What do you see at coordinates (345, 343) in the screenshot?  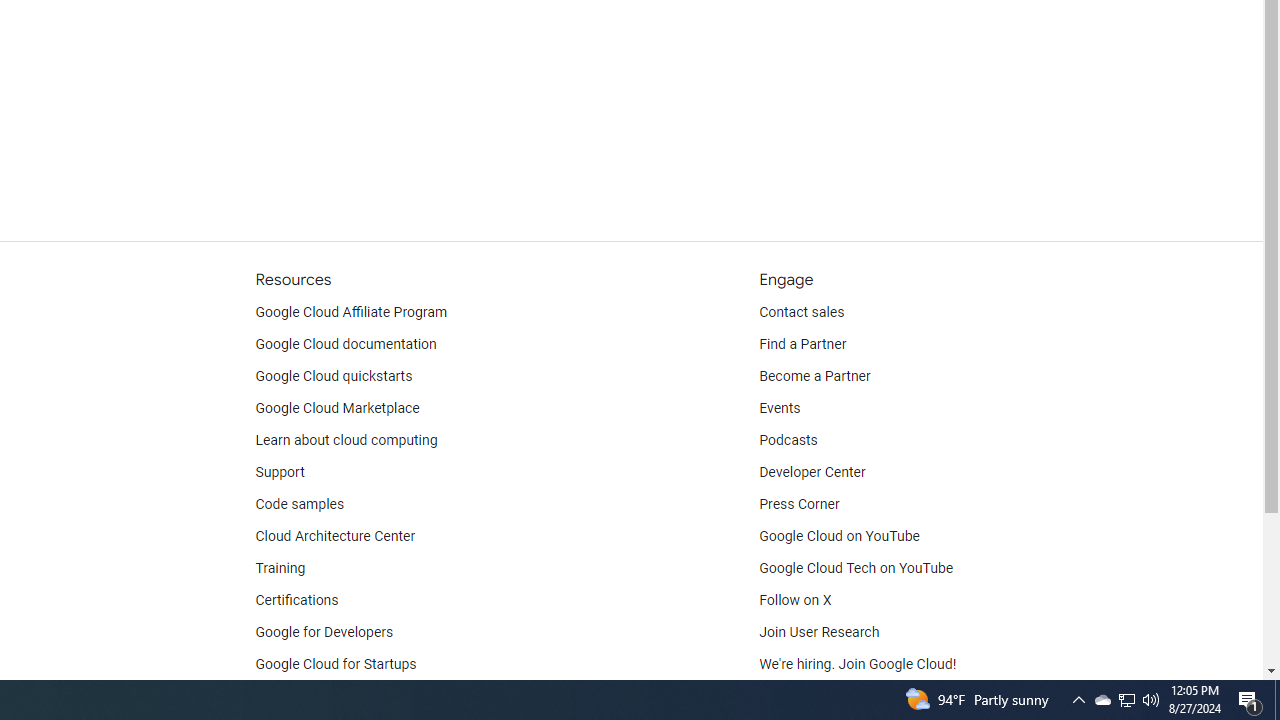 I see `'Google Cloud documentation'` at bounding box center [345, 343].